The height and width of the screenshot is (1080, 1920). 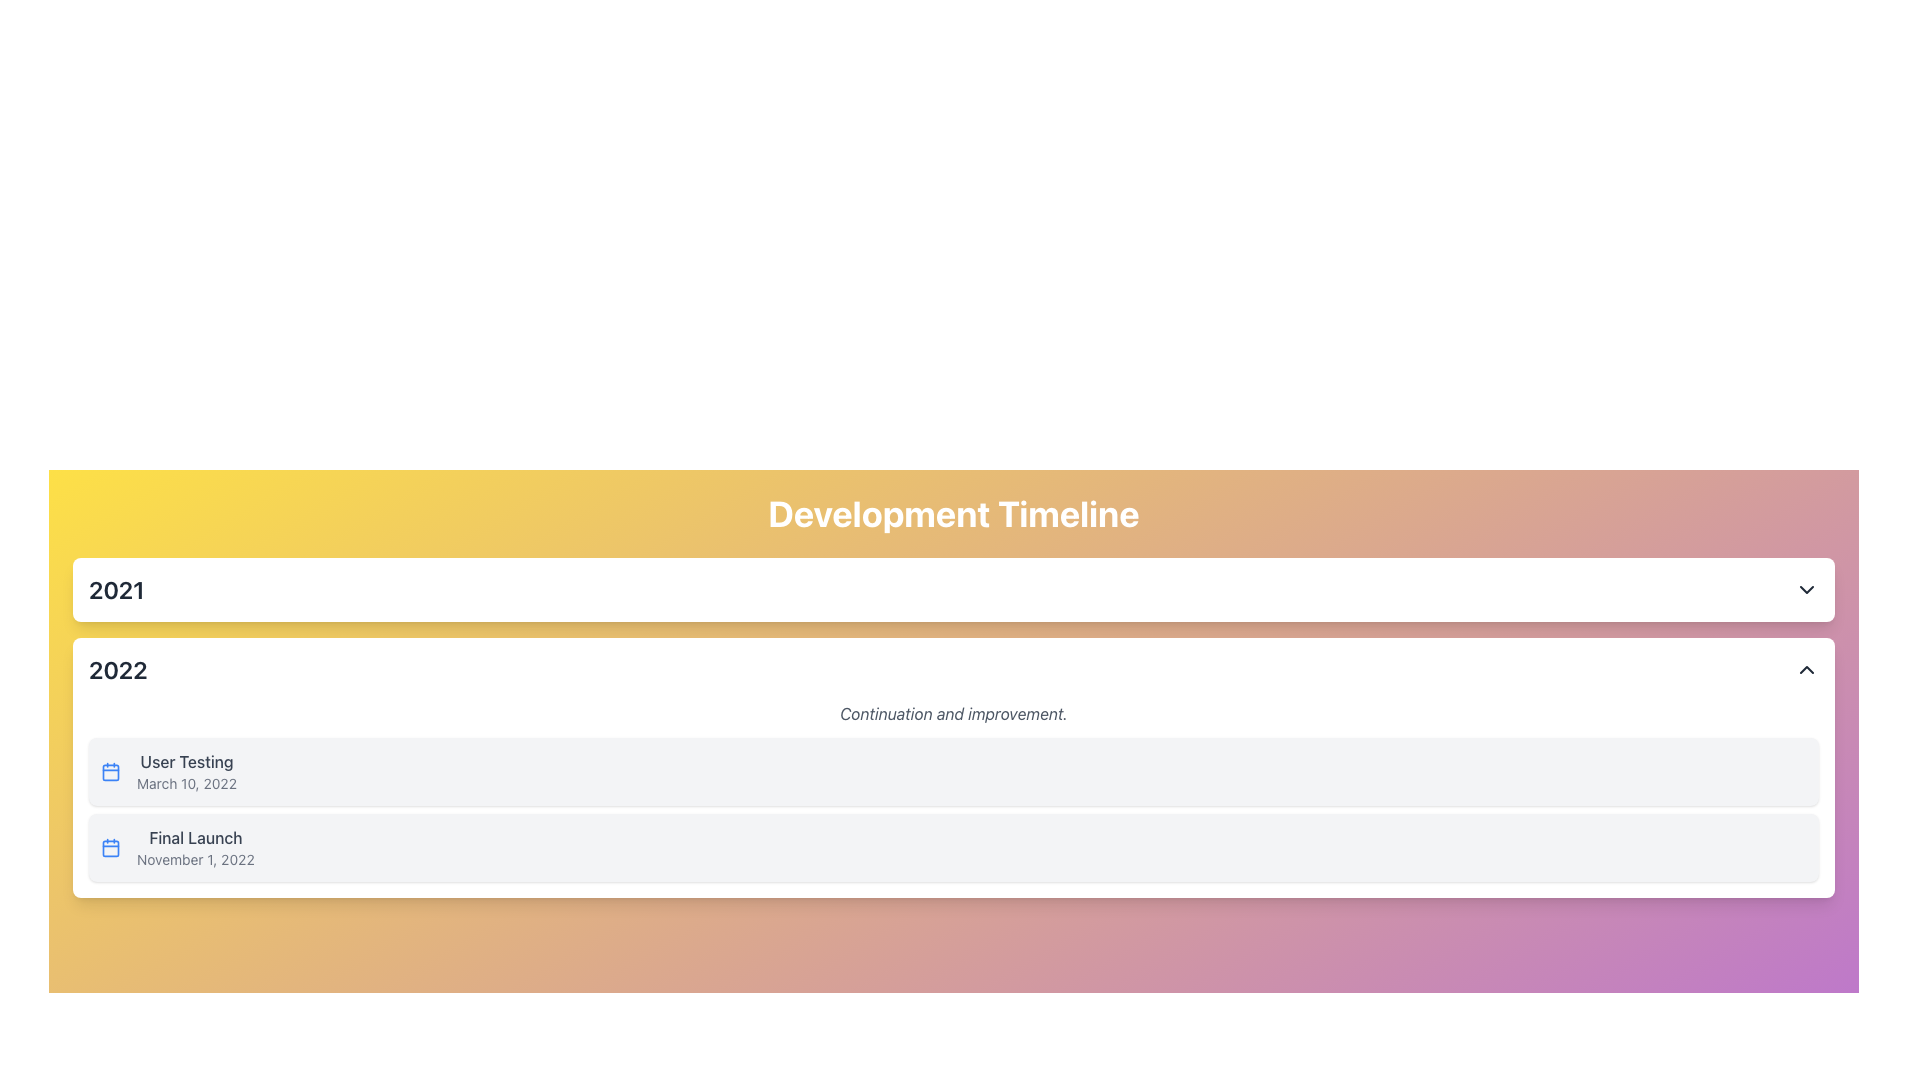 I want to click on the surrounding element of the 'Final Launch' text block, which is formatted in bold gray font and located under the '2022' header, so click(x=195, y=848).